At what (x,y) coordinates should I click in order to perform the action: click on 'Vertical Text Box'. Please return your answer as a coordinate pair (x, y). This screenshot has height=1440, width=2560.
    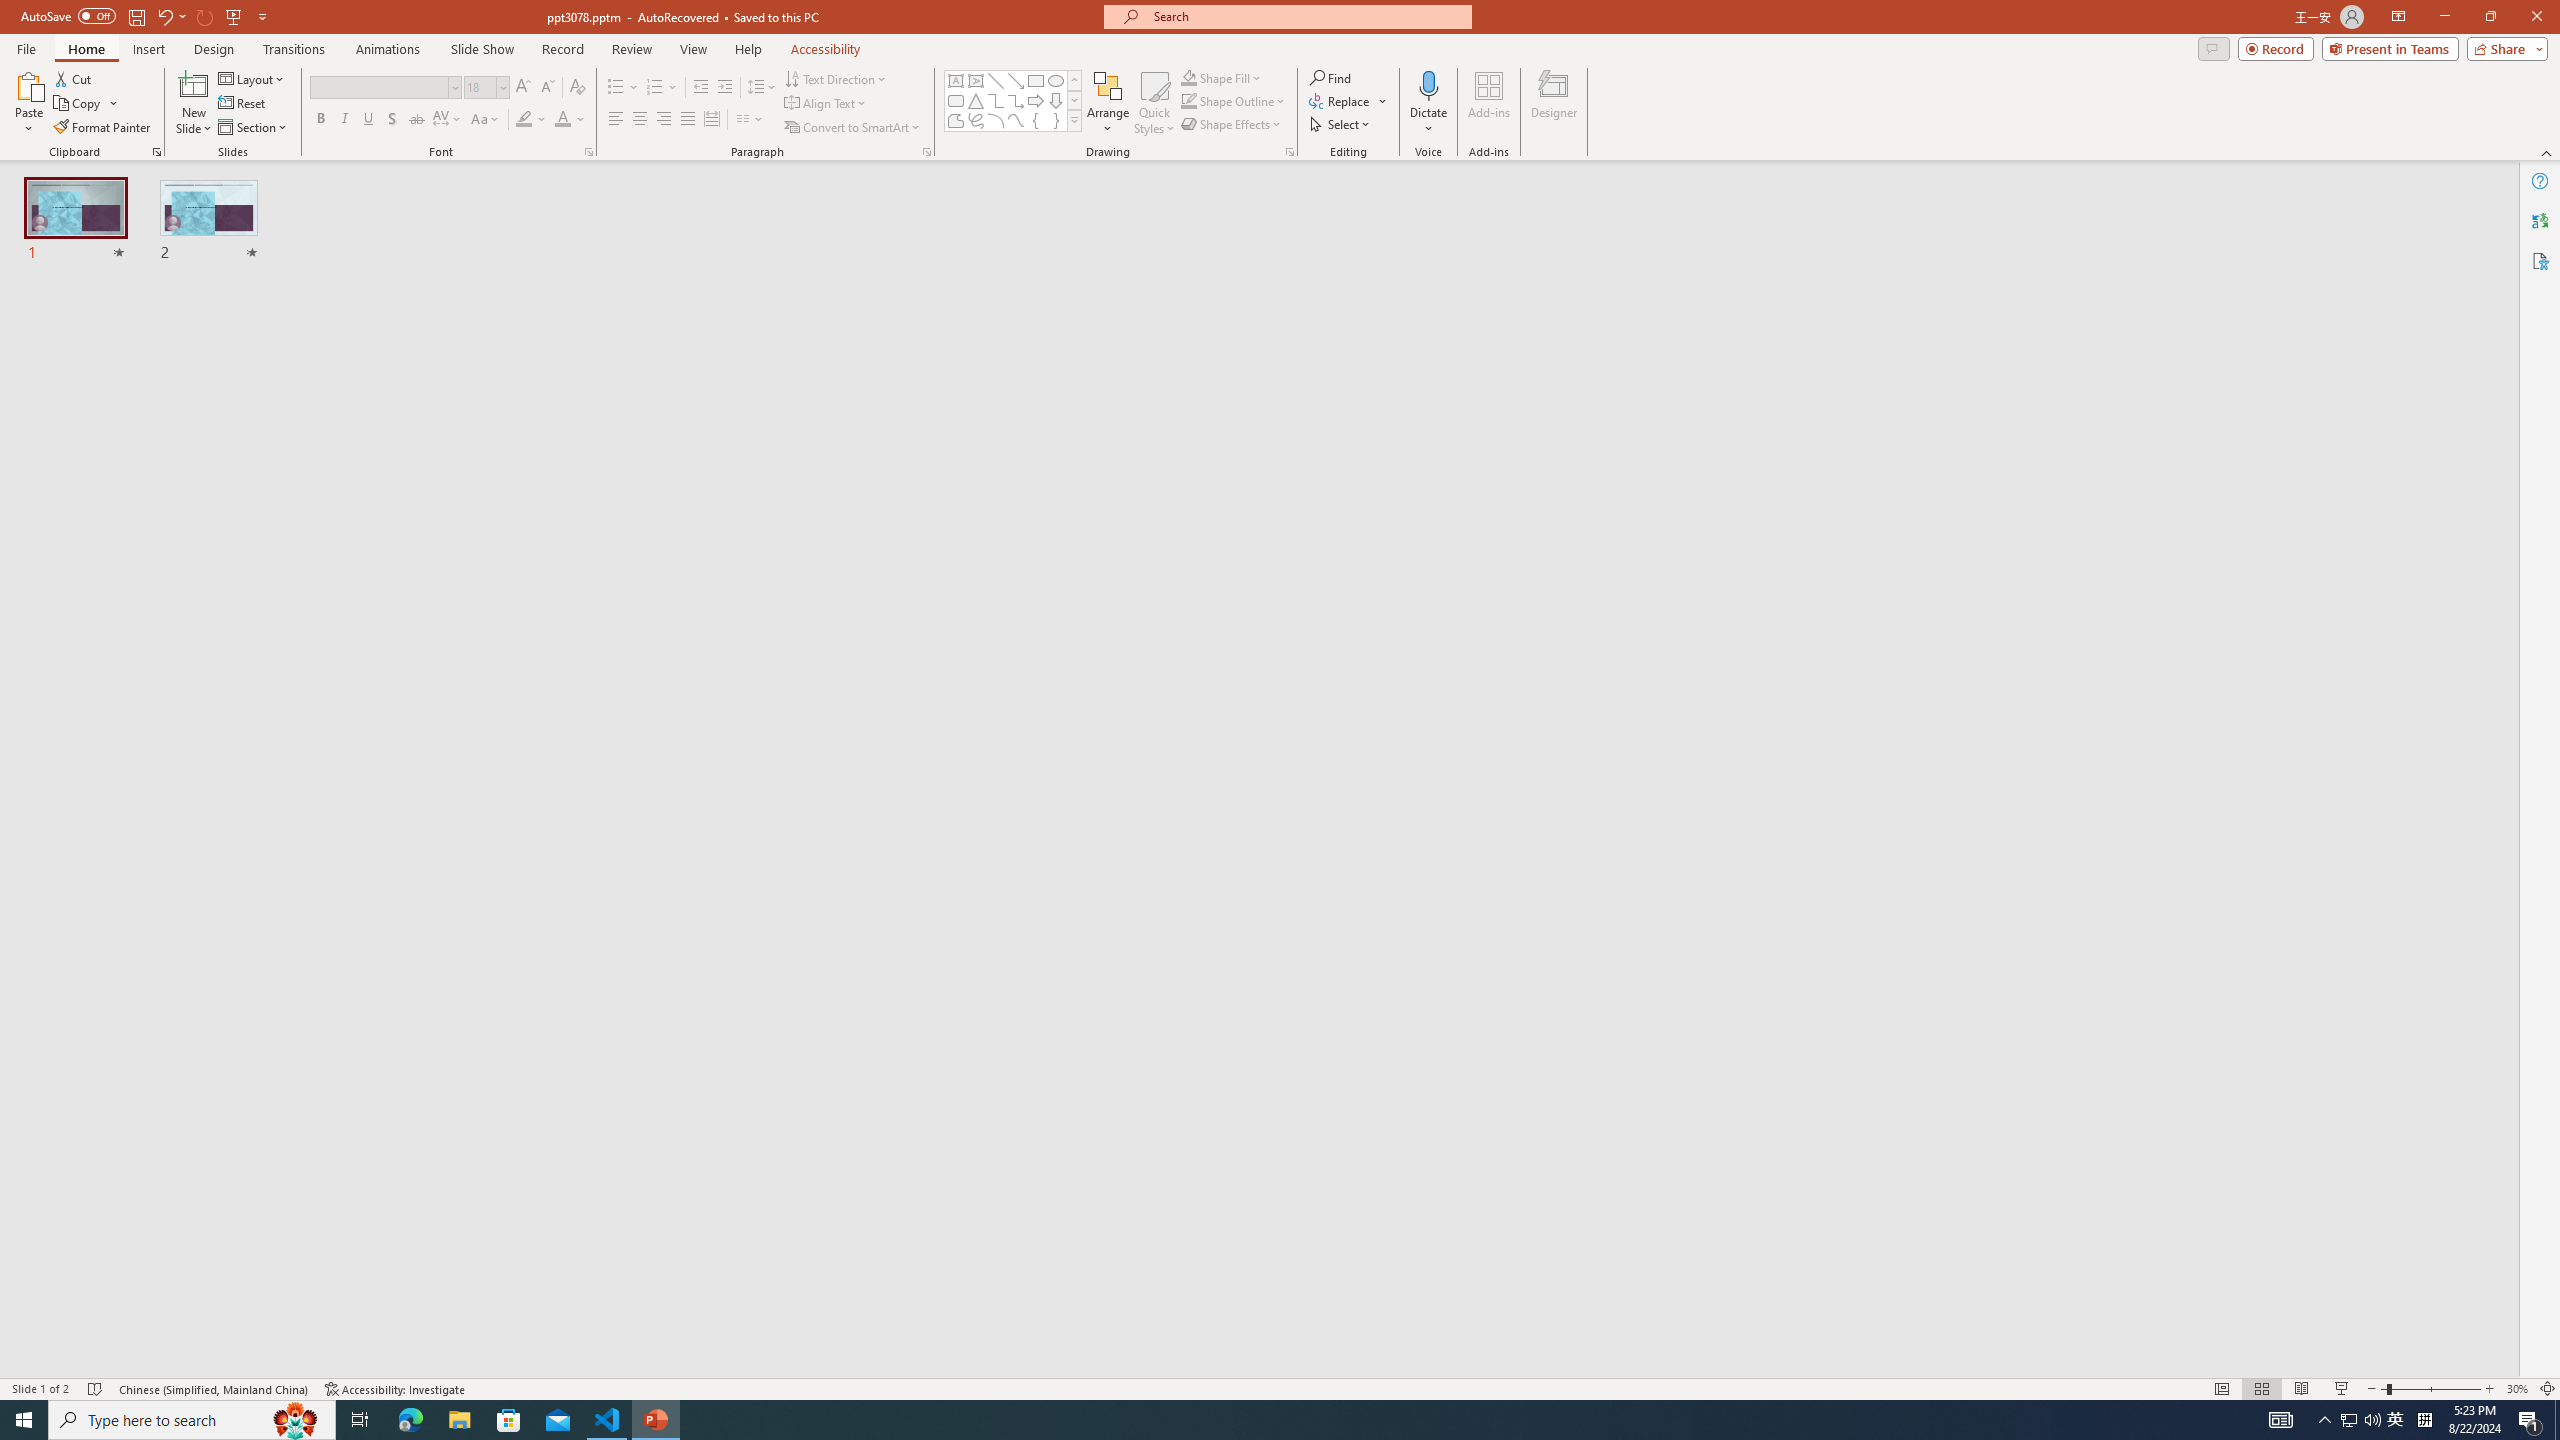
    Looking at the image, I should click on (974, 80).